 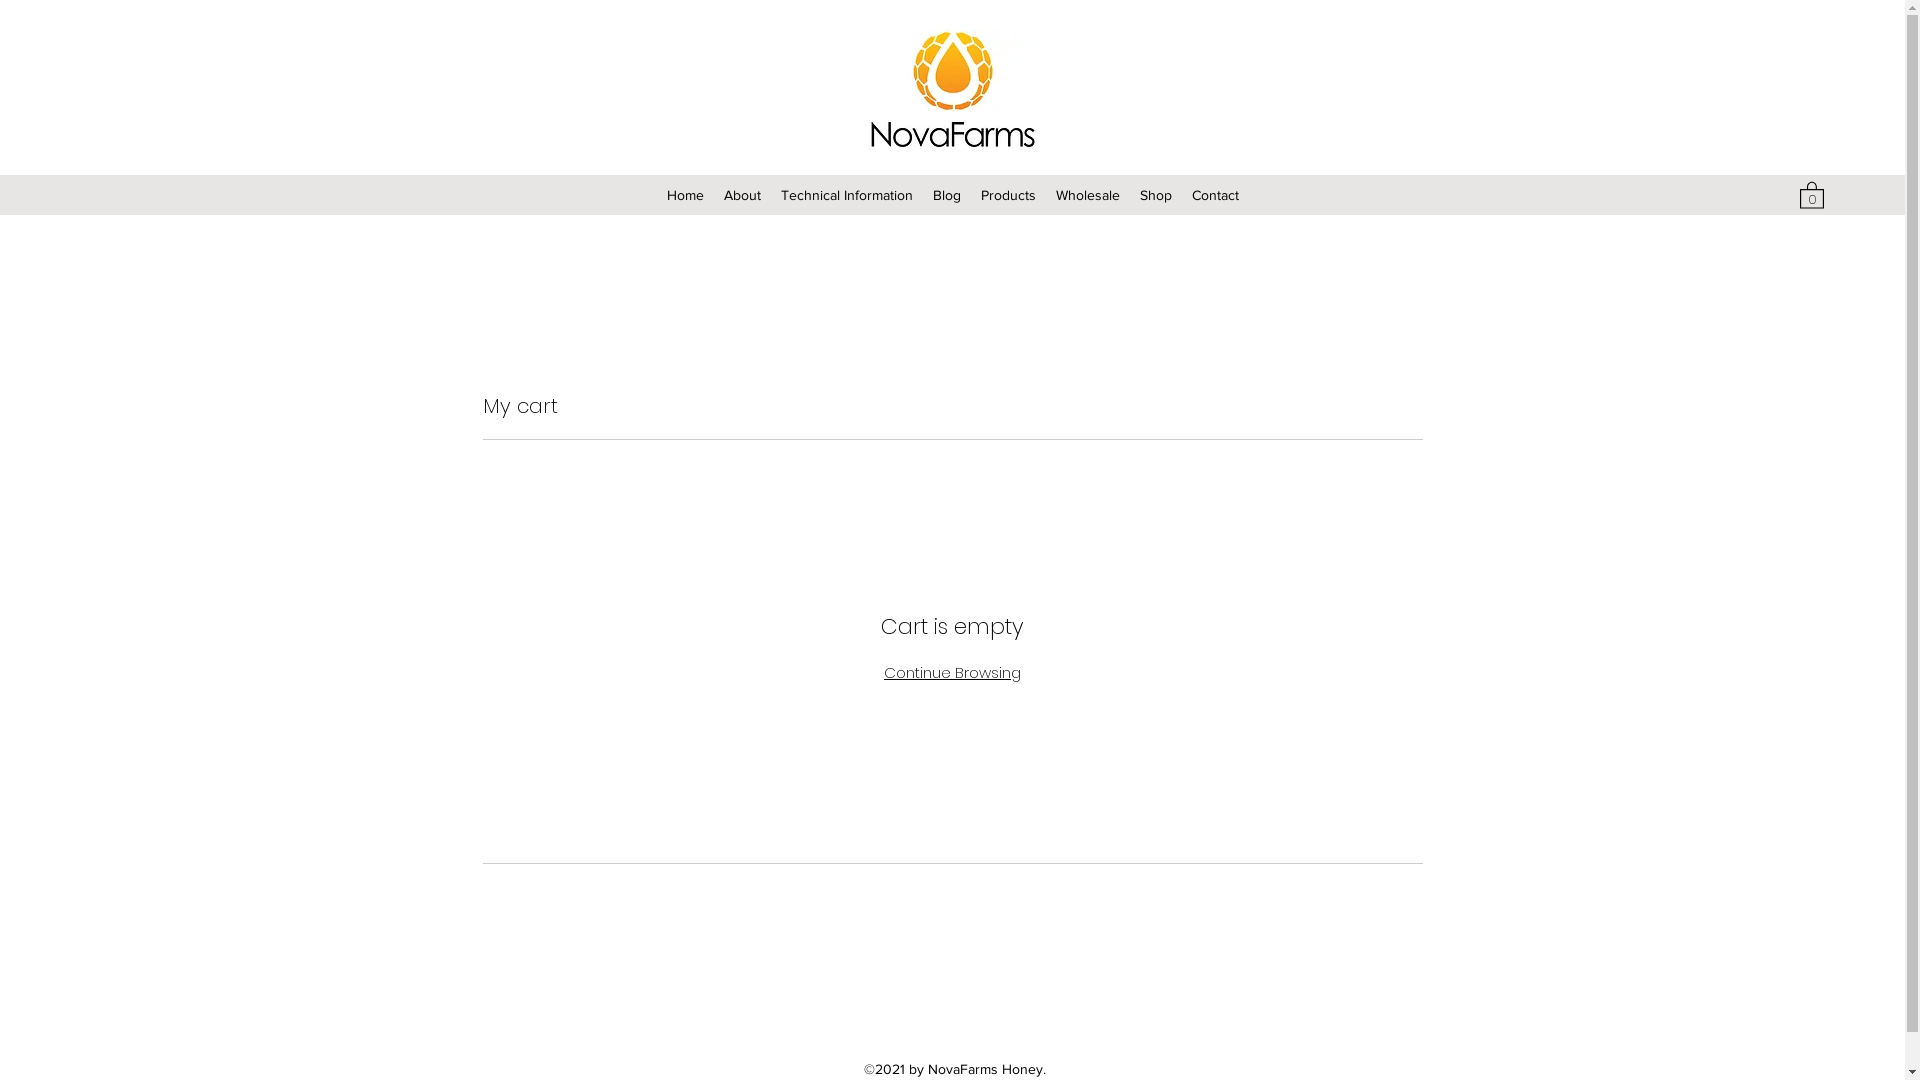 I want to click on 'Wholesale', so click(x=1087, y=195).